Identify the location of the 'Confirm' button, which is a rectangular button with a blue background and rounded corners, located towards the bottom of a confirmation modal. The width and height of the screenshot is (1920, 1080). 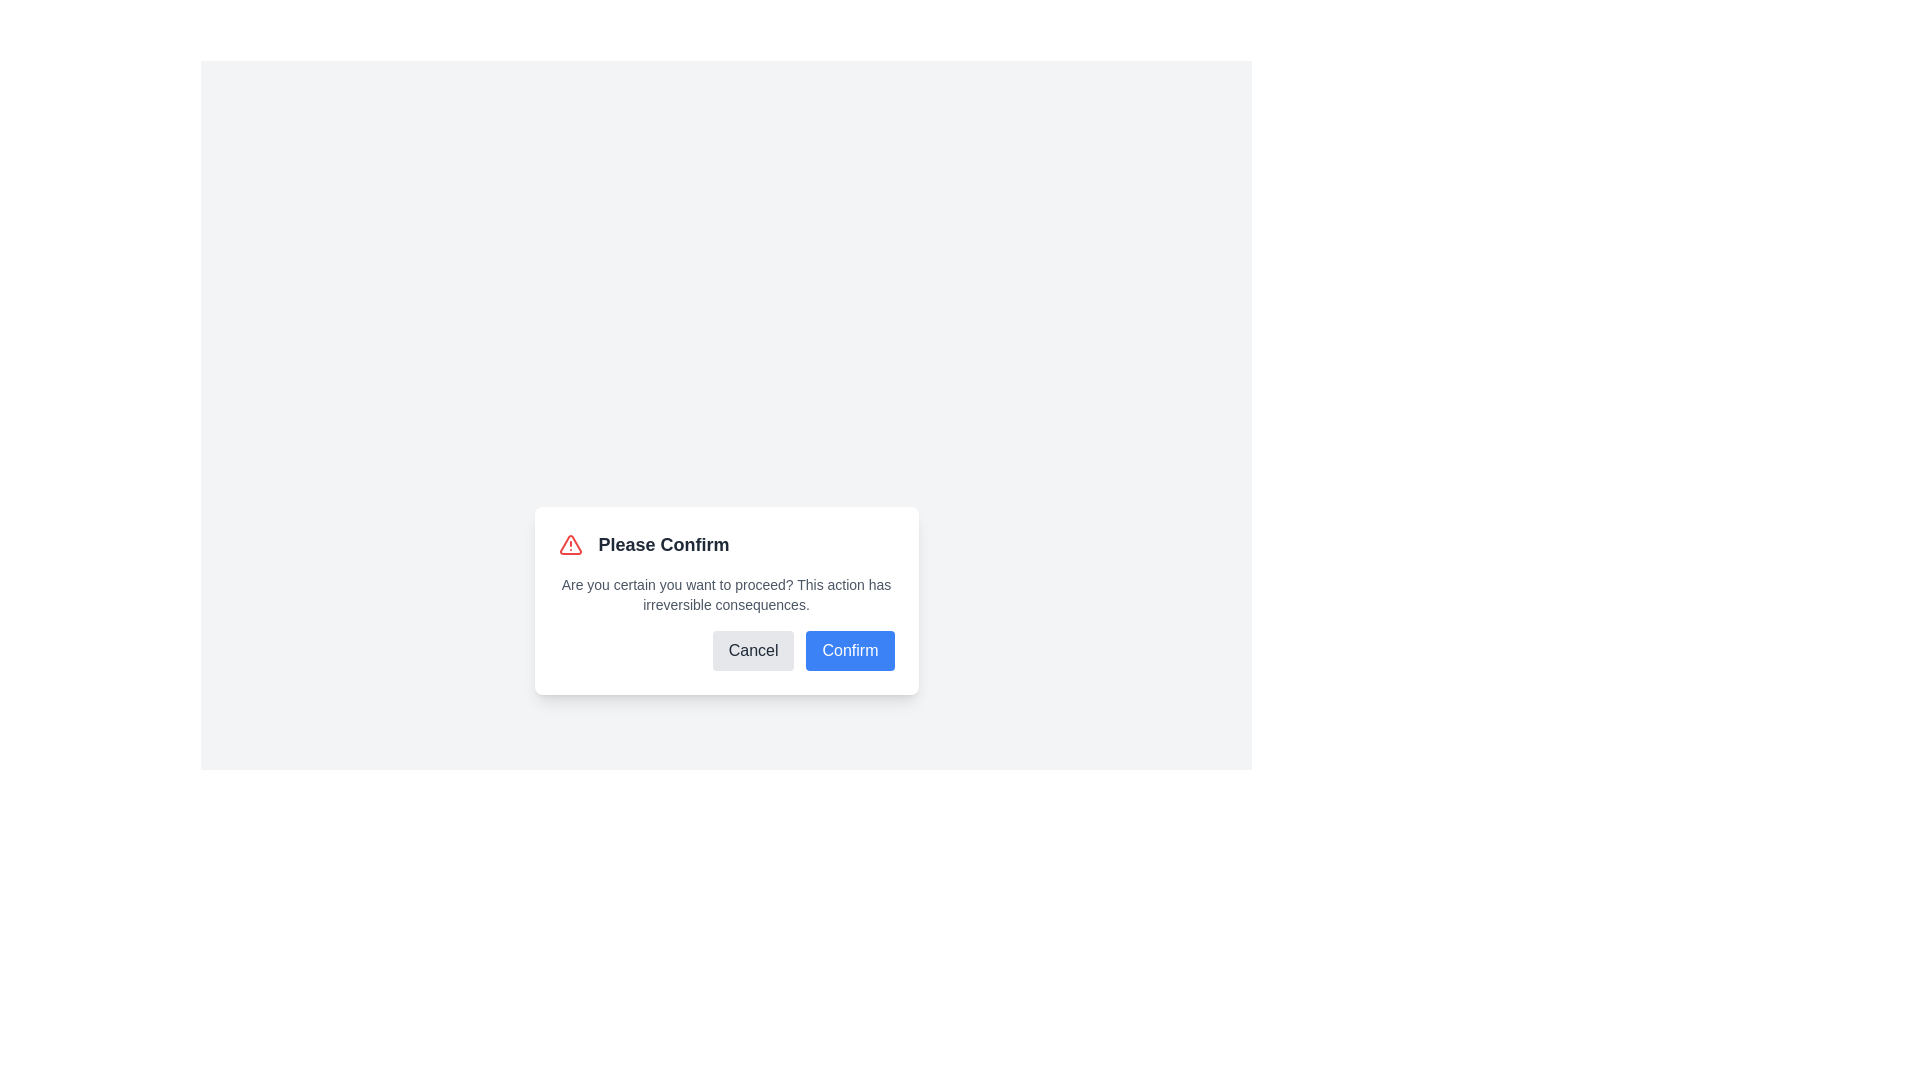
(850, 651).